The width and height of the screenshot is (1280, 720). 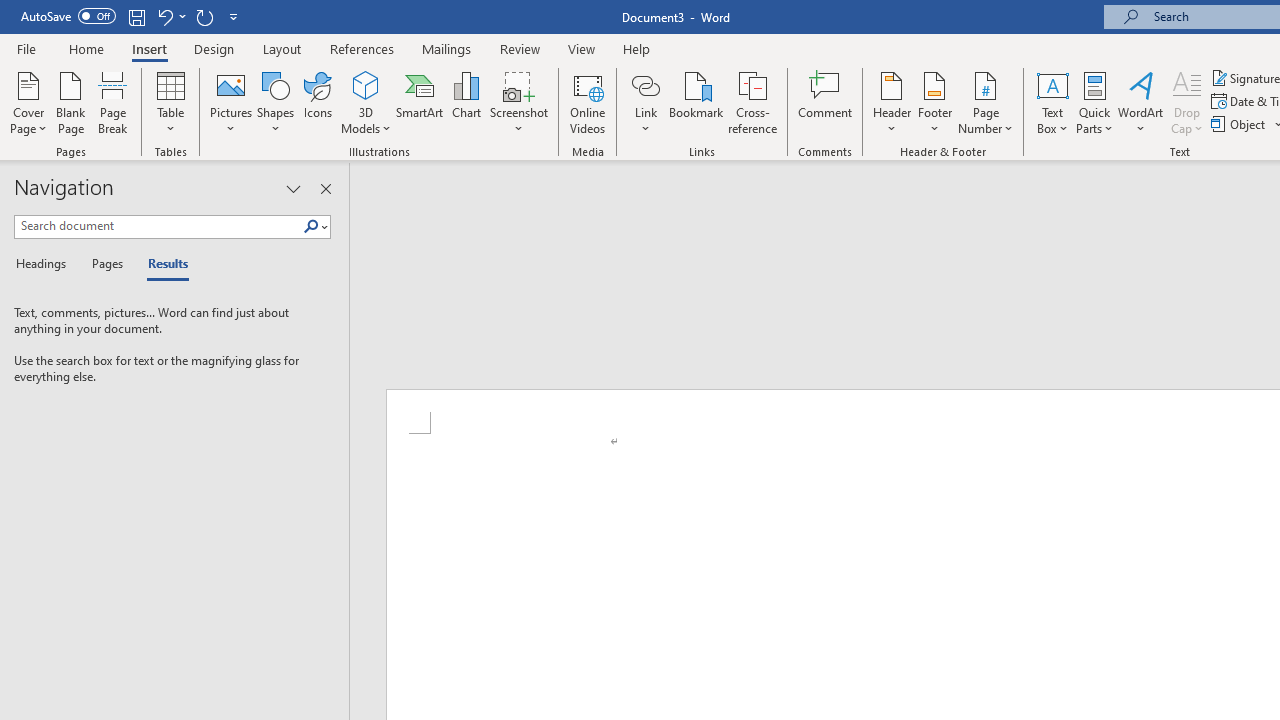 What do you see at coordinates (636, 48) in the screenshot?
I see `'Help'` at bounding box center [636, 48].